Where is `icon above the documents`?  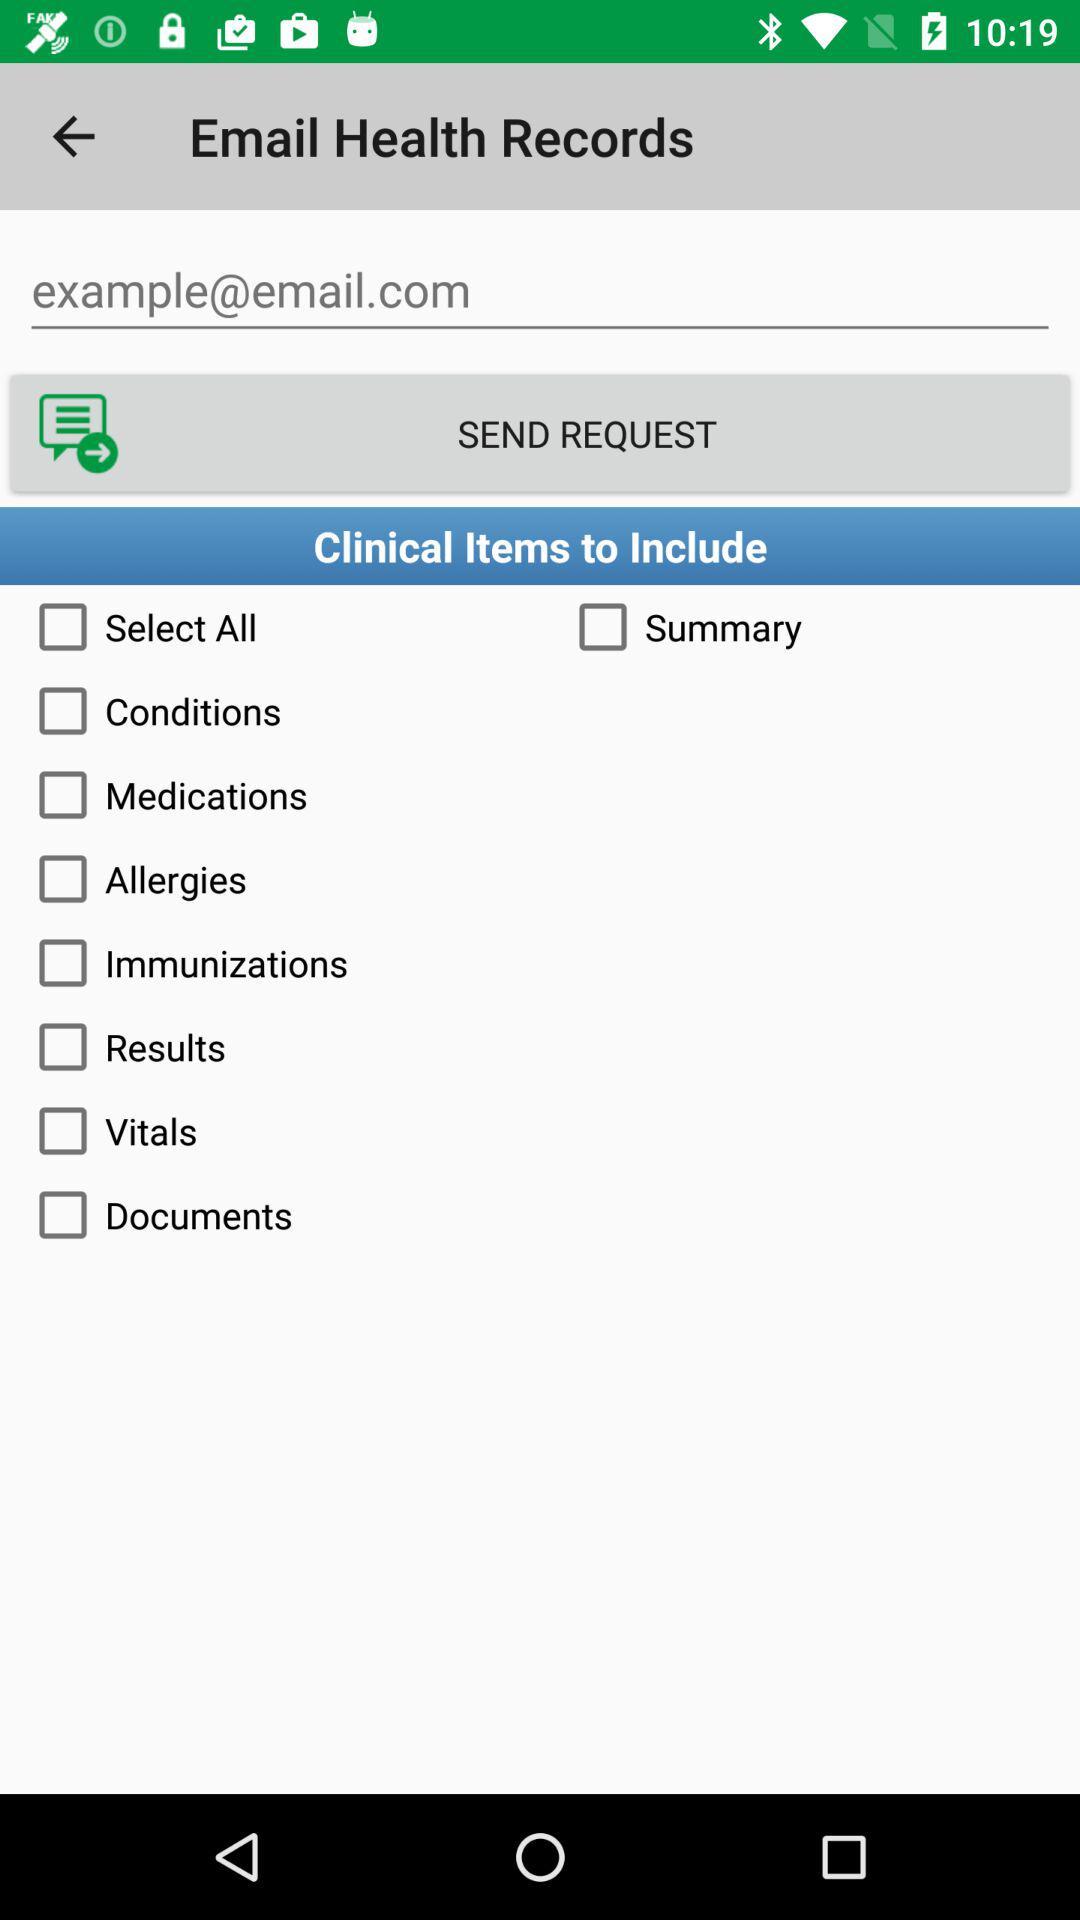 icon above the documents is located at coordinates (540, 1131).